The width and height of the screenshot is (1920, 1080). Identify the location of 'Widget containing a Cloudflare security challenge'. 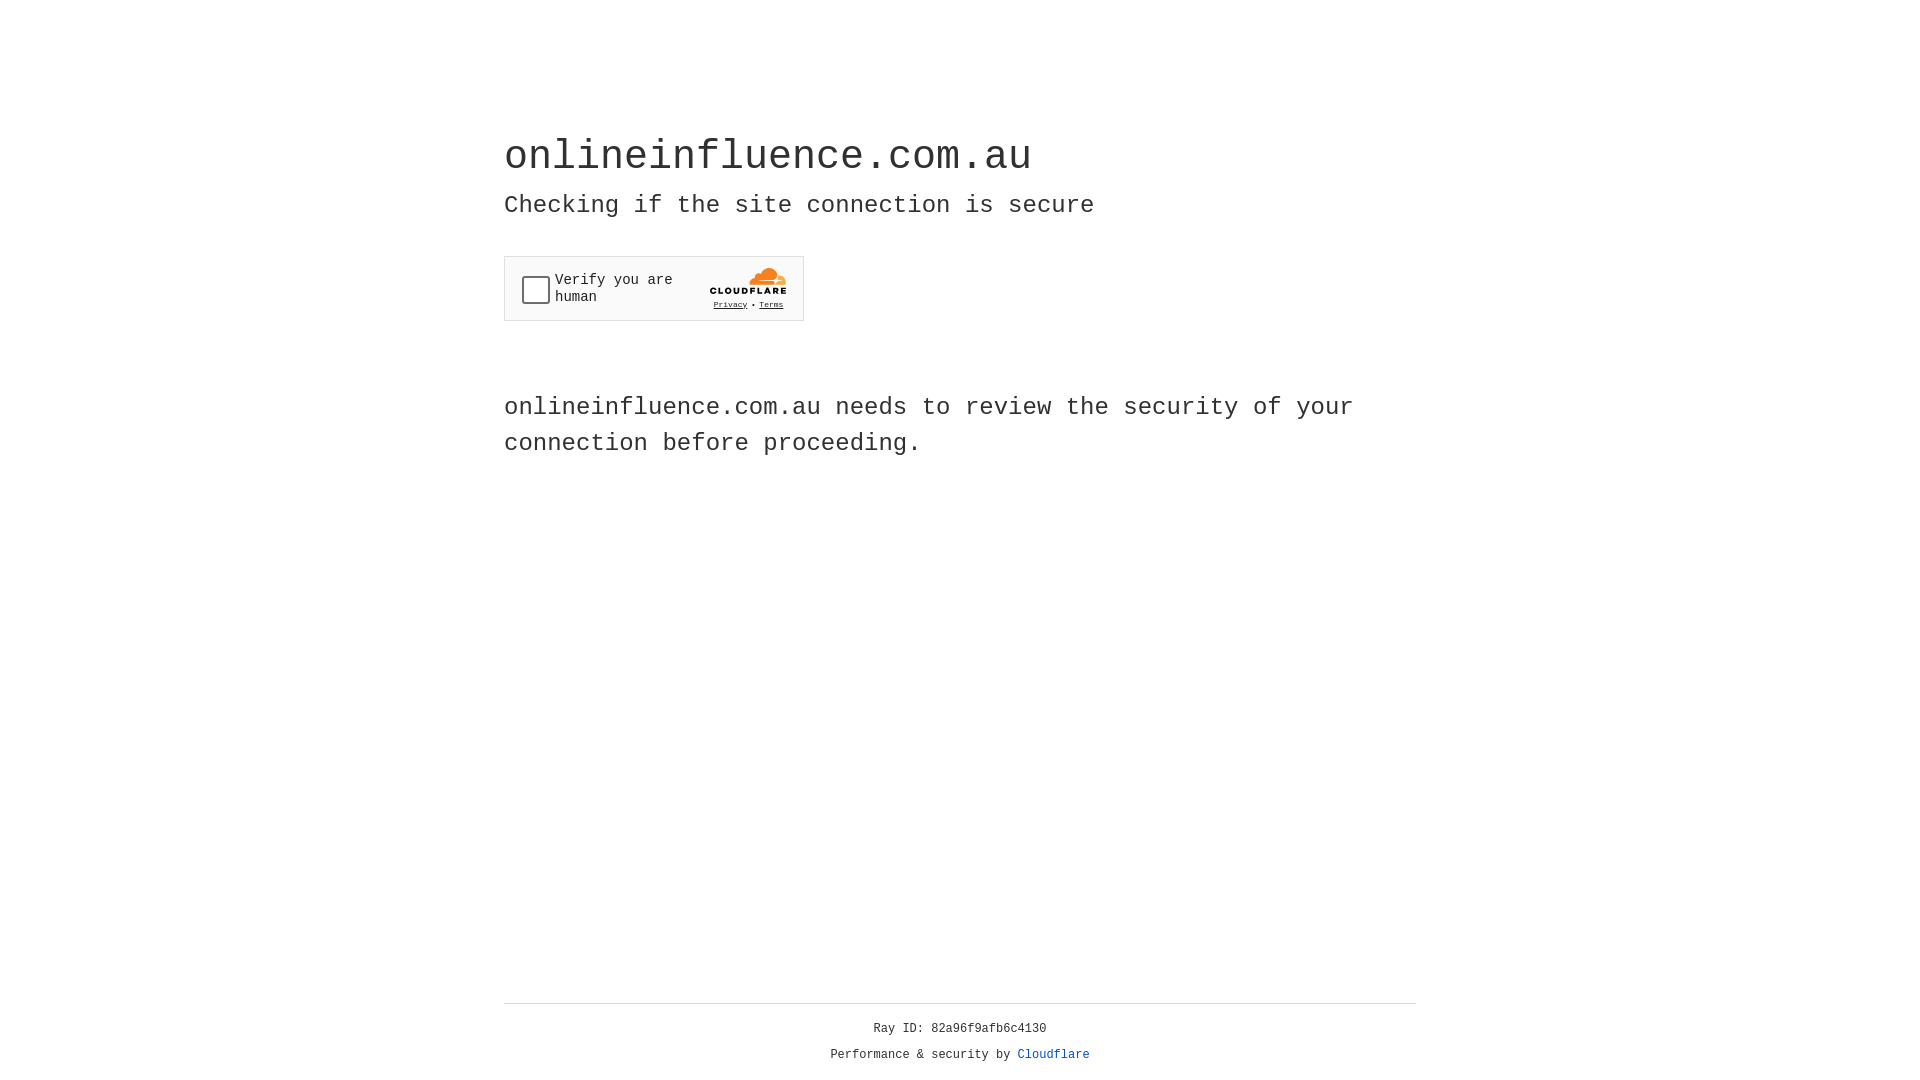
(653, 288).